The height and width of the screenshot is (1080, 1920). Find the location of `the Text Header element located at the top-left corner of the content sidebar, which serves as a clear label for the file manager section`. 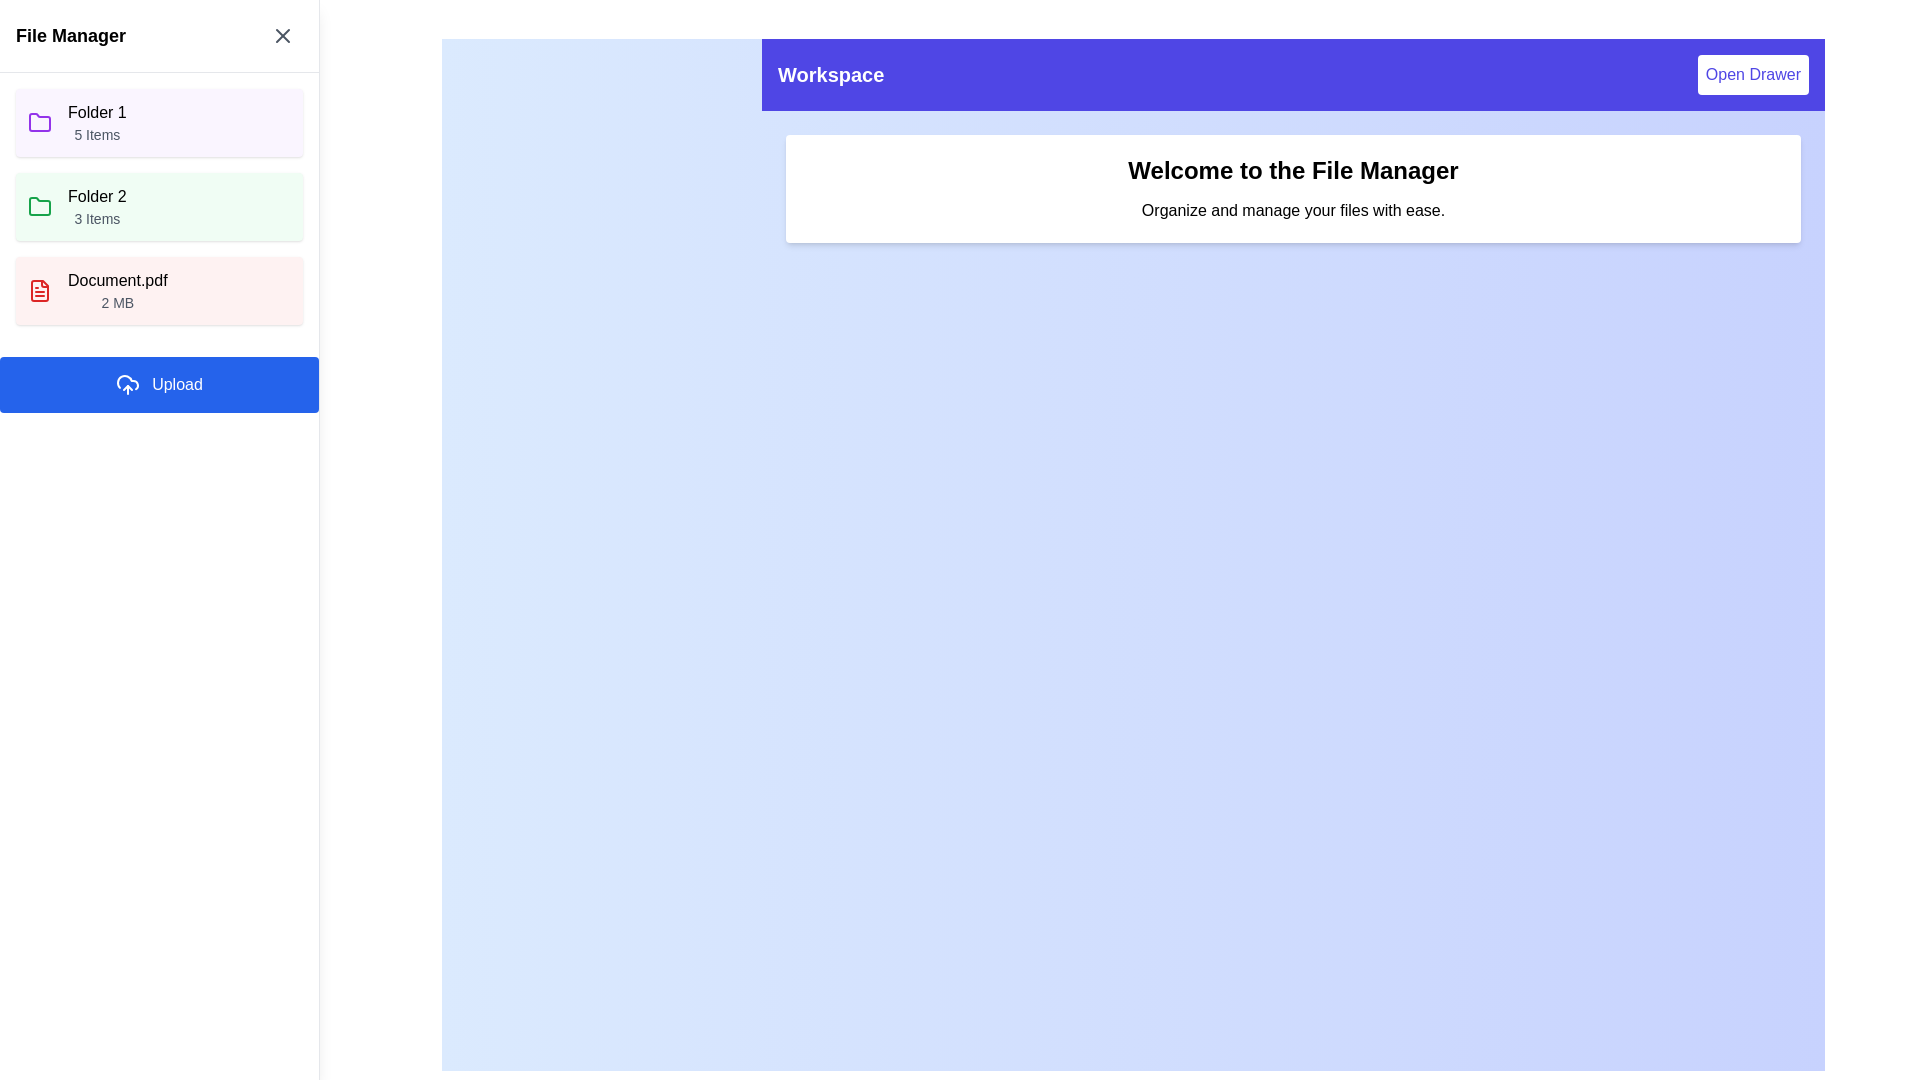

the Text Header element located at the top-left corner of the content sidebar, which serves as a clear label for the file manager section is located at coordinates (71, 35).